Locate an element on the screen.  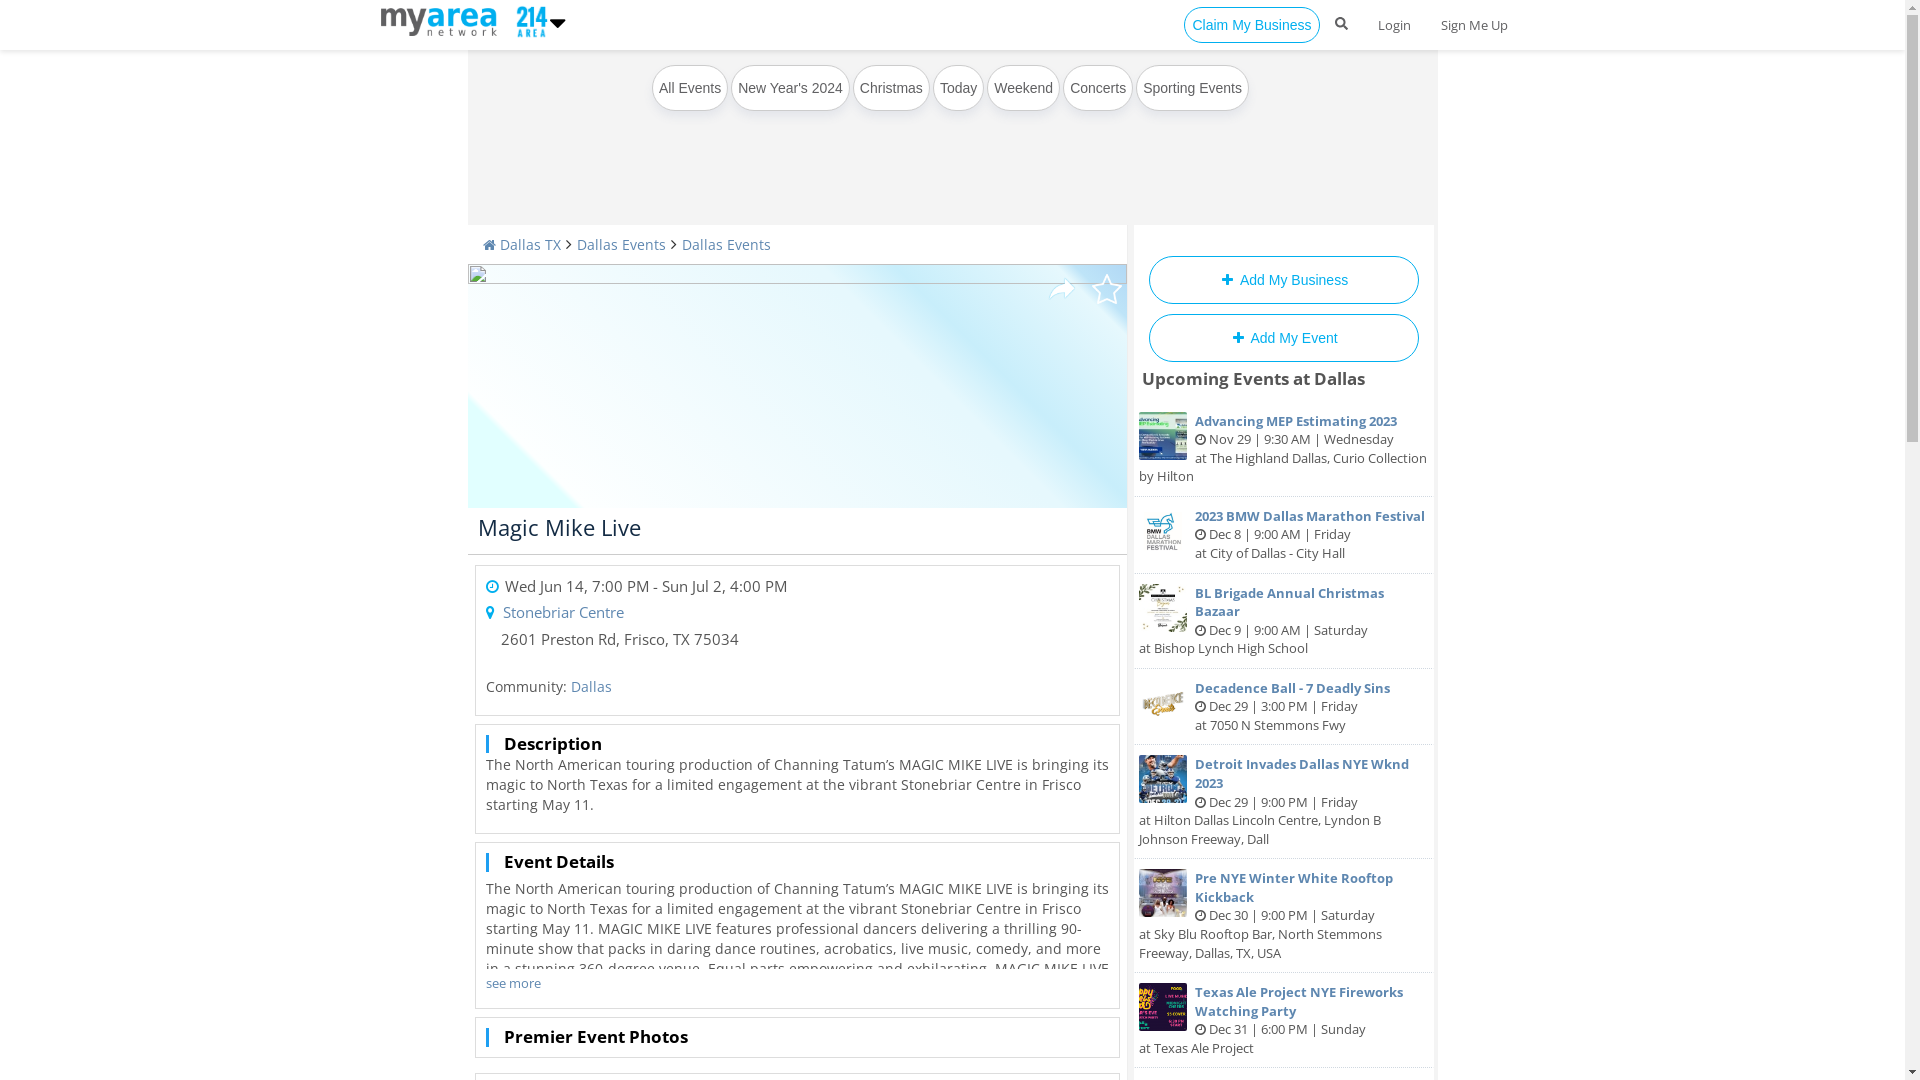
'Stonebriar Centre' is located at coordinates (561, 611).